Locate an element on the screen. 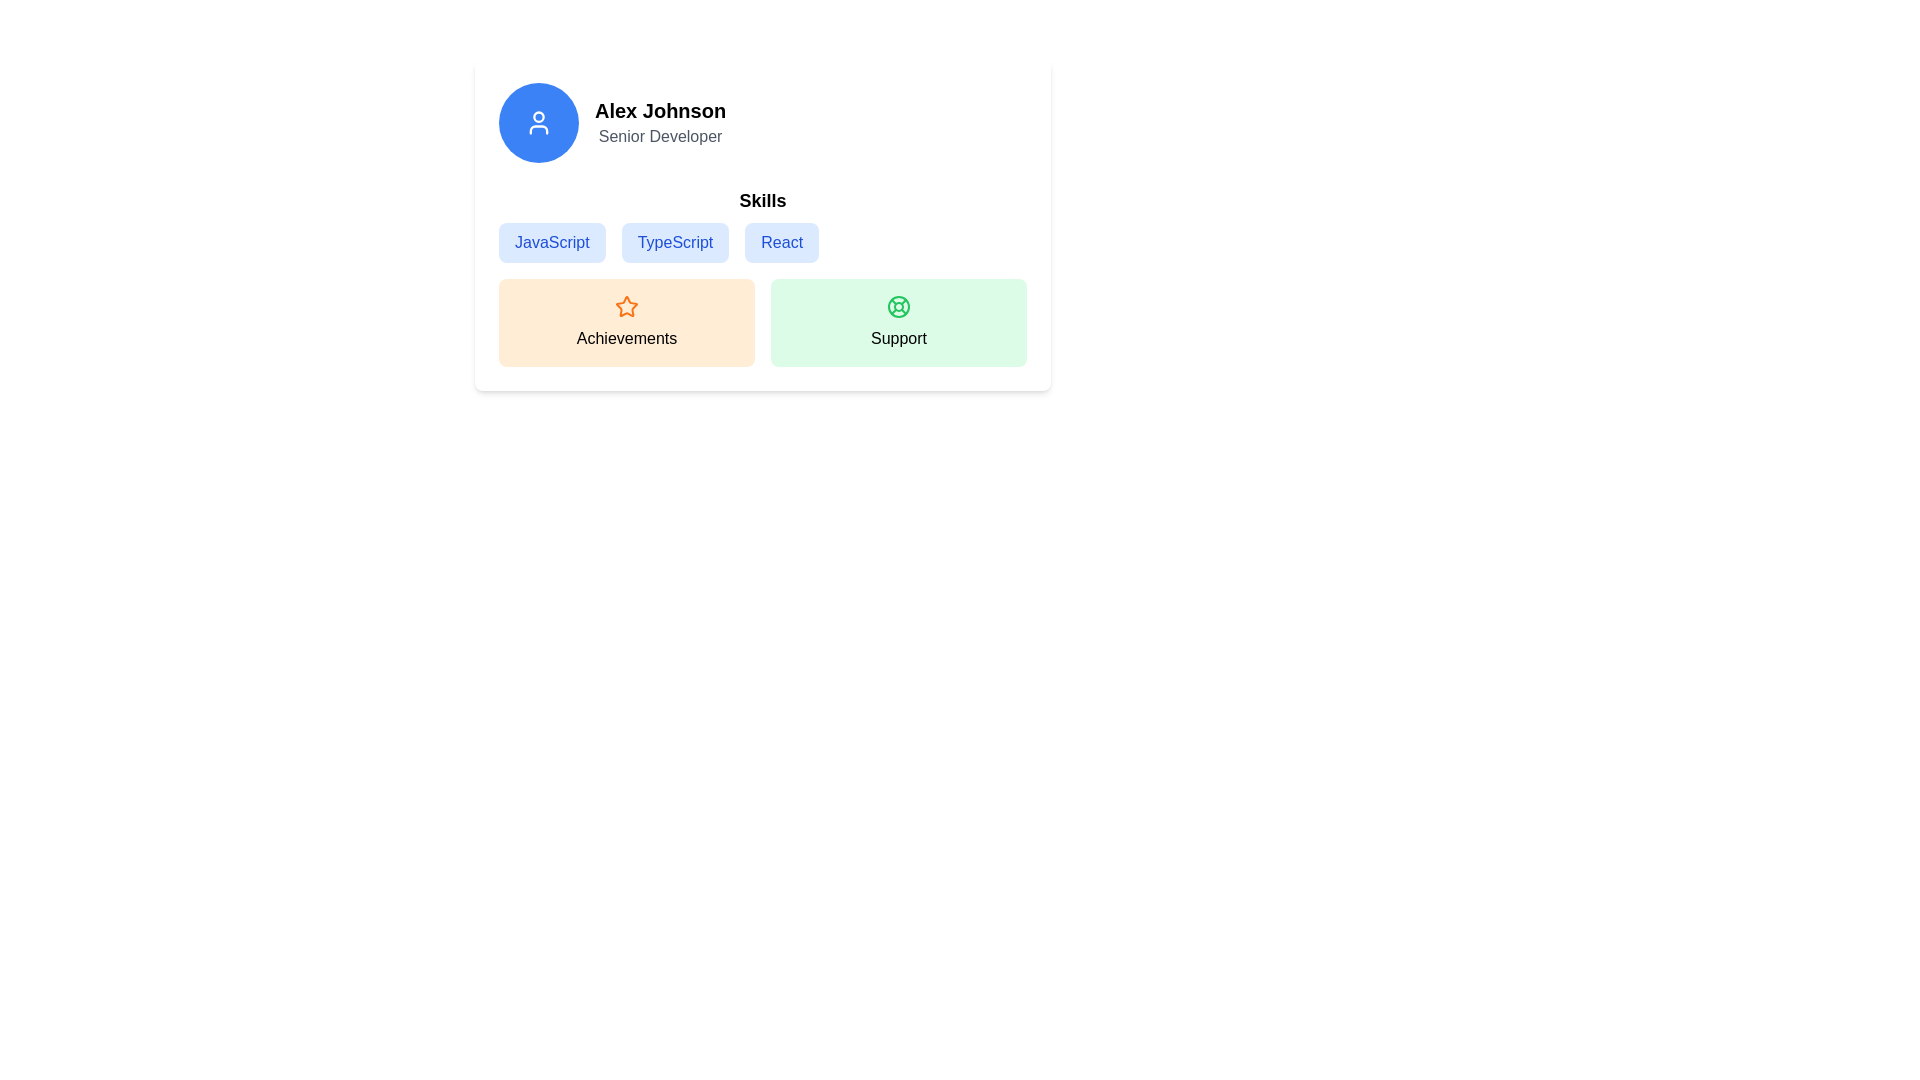 The width and height of the screenshot is (1920, 1080). the visually styled label representing 'TypeScript', located between the 'JavaScript' and 'React' badges, below the user's title and name is located at coordinates (675, 242).